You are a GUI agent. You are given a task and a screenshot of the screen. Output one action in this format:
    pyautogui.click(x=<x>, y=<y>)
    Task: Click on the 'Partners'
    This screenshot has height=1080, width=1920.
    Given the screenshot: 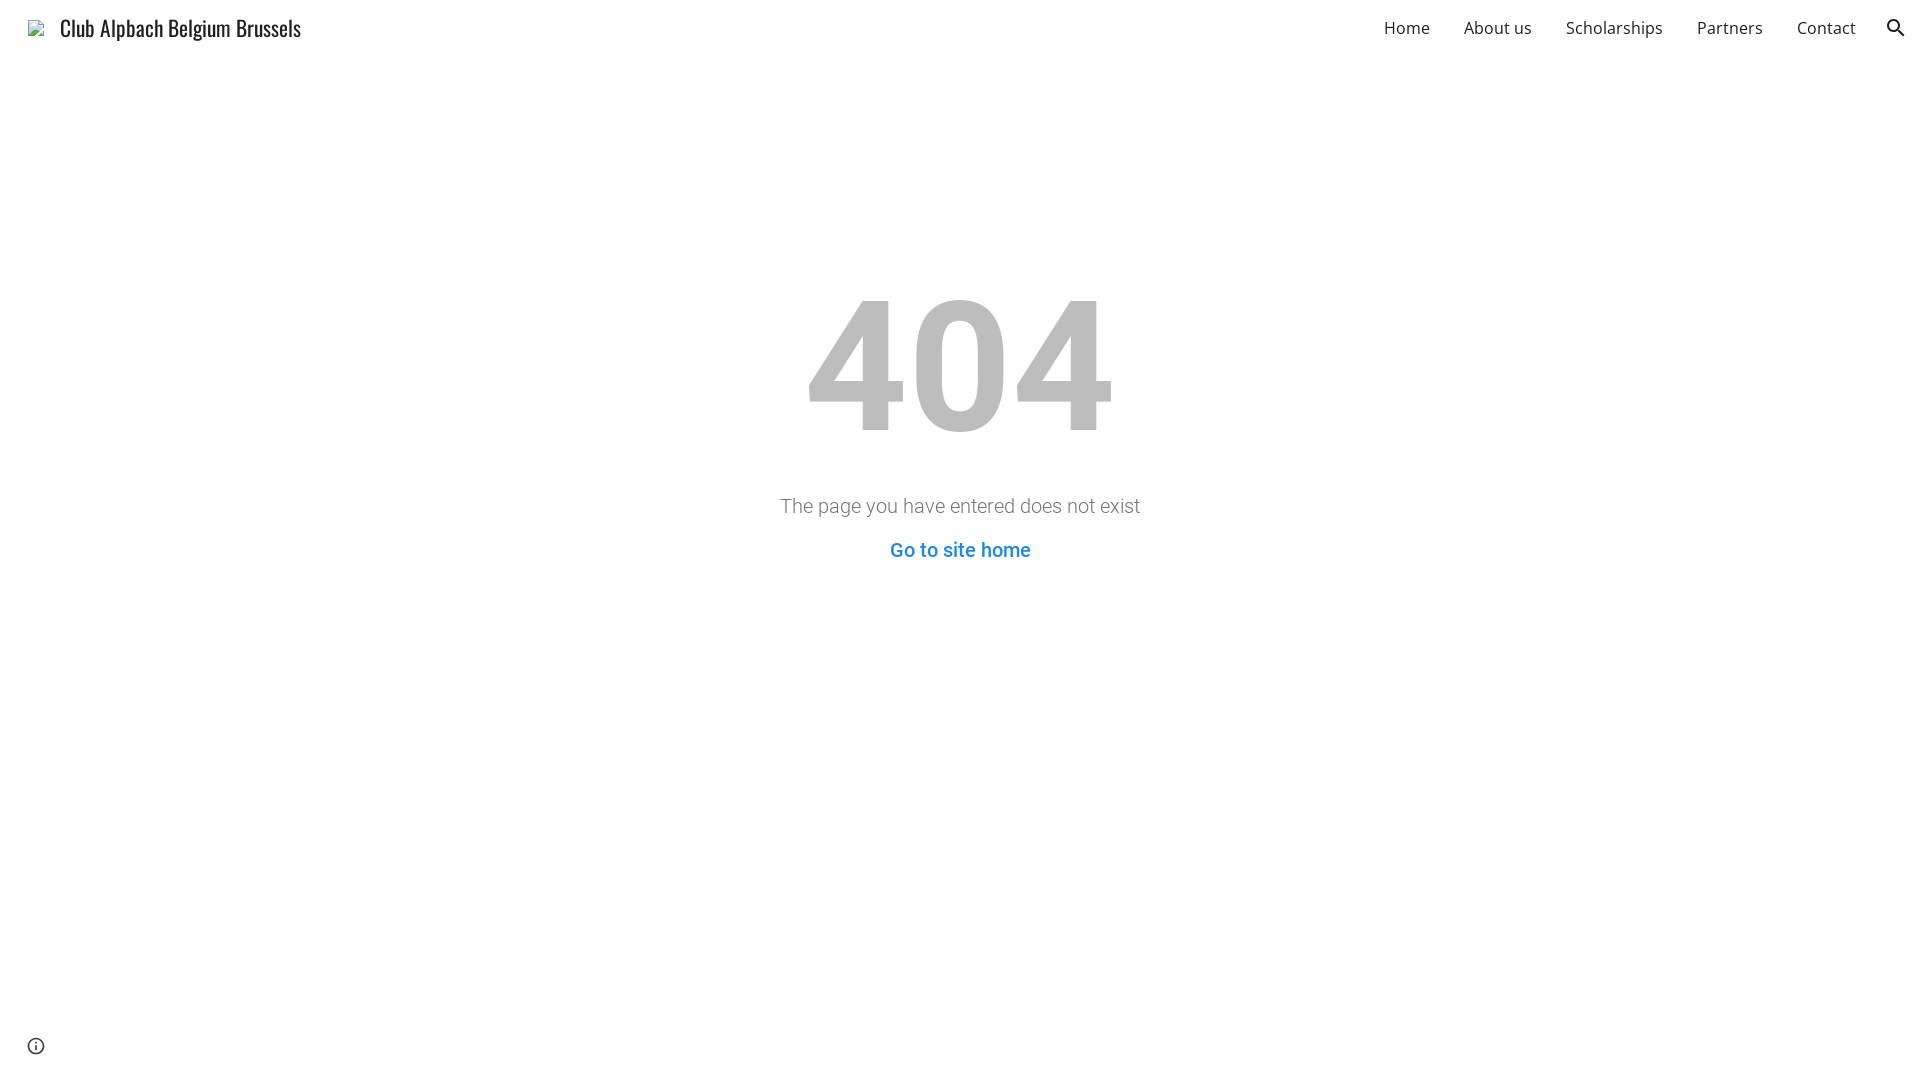 What is the action you would take?
    pyautogui.click(x=1728, y=27)
    